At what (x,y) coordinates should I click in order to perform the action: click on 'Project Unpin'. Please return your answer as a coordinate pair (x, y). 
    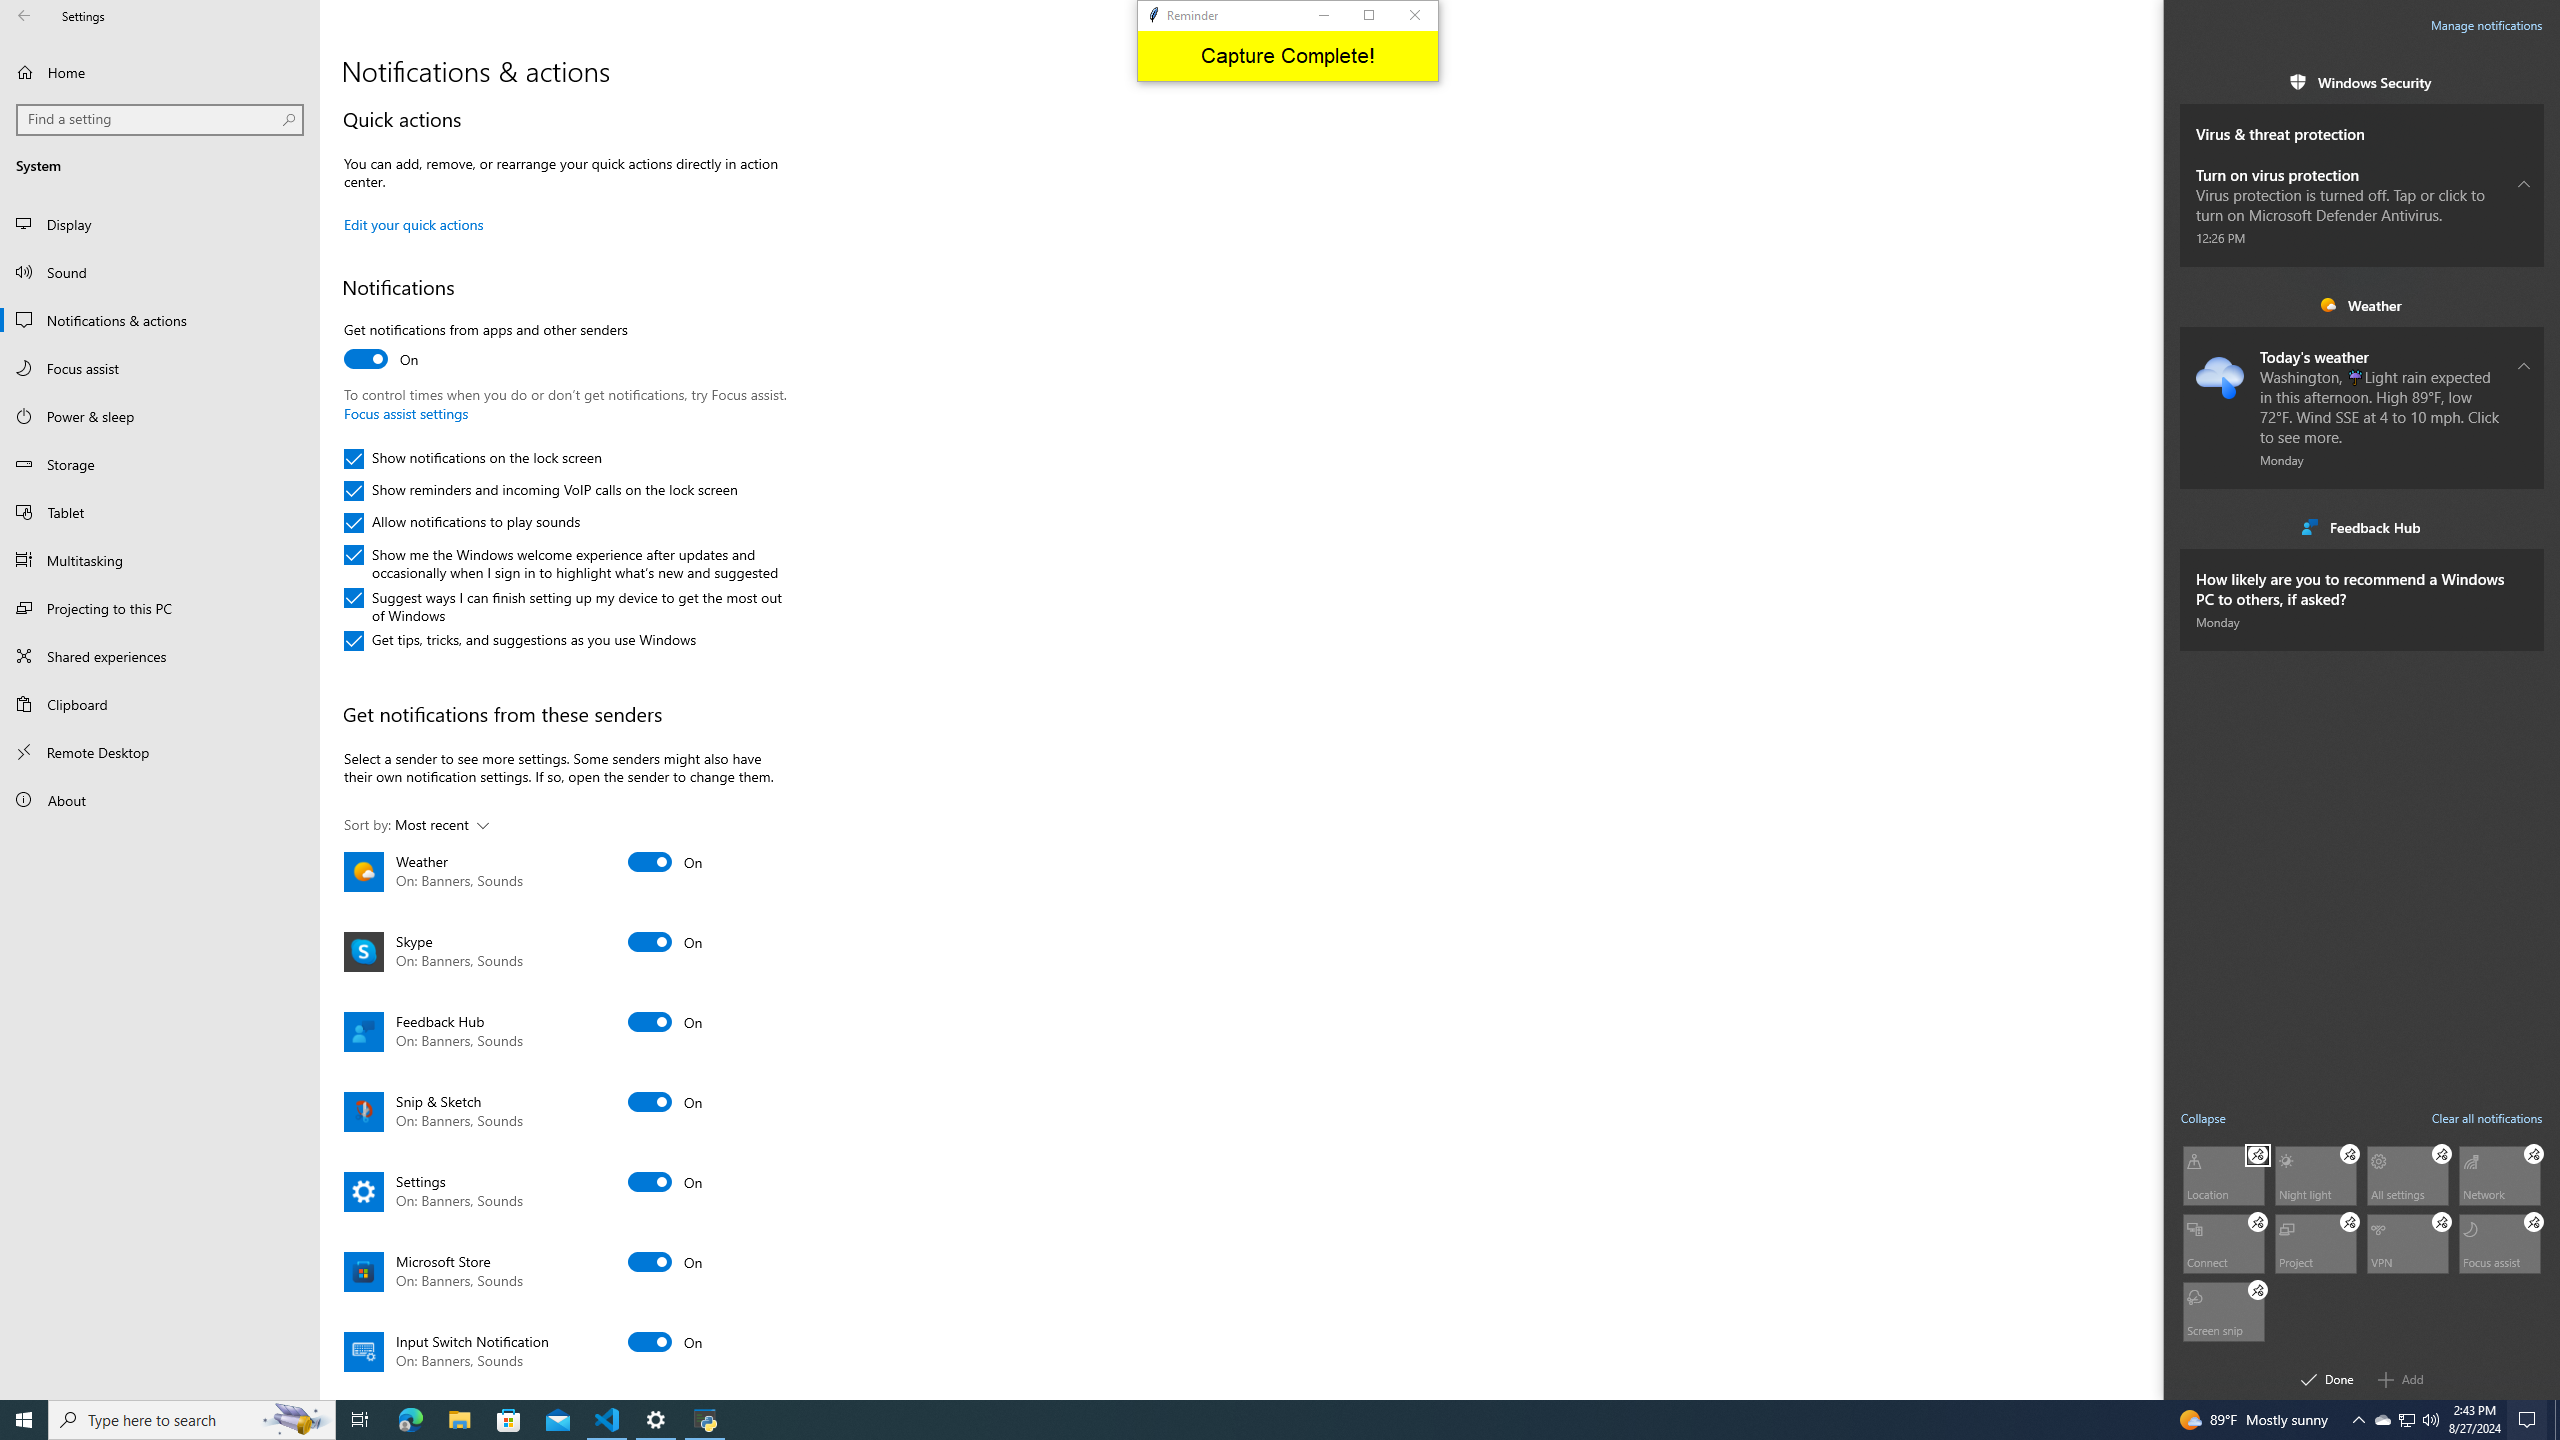
    Looking at the image, I should click on (2349, 1221).